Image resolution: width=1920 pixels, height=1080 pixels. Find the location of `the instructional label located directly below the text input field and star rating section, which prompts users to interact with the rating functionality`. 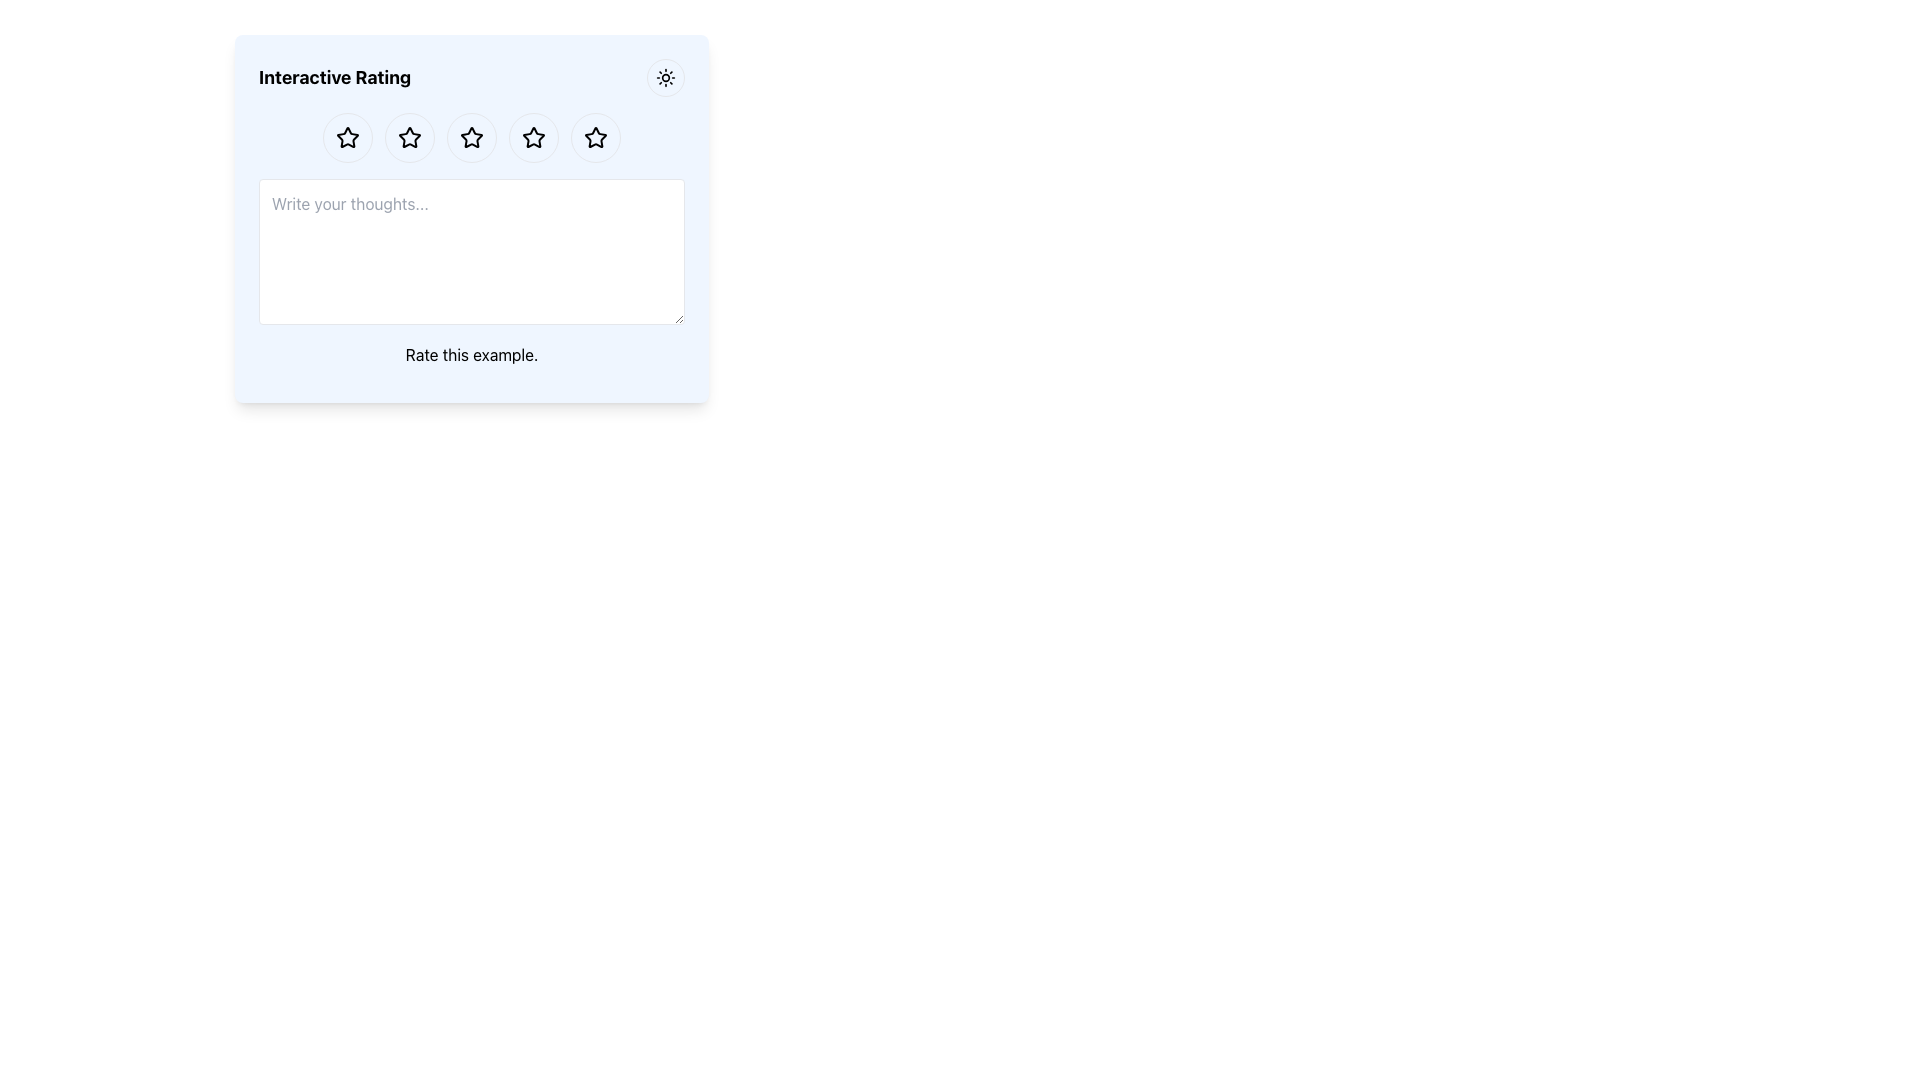

the instructional label located directly below the text input field and star rating section, which prompts users to interact with the rating functionality is located at coordinates (470, 353).